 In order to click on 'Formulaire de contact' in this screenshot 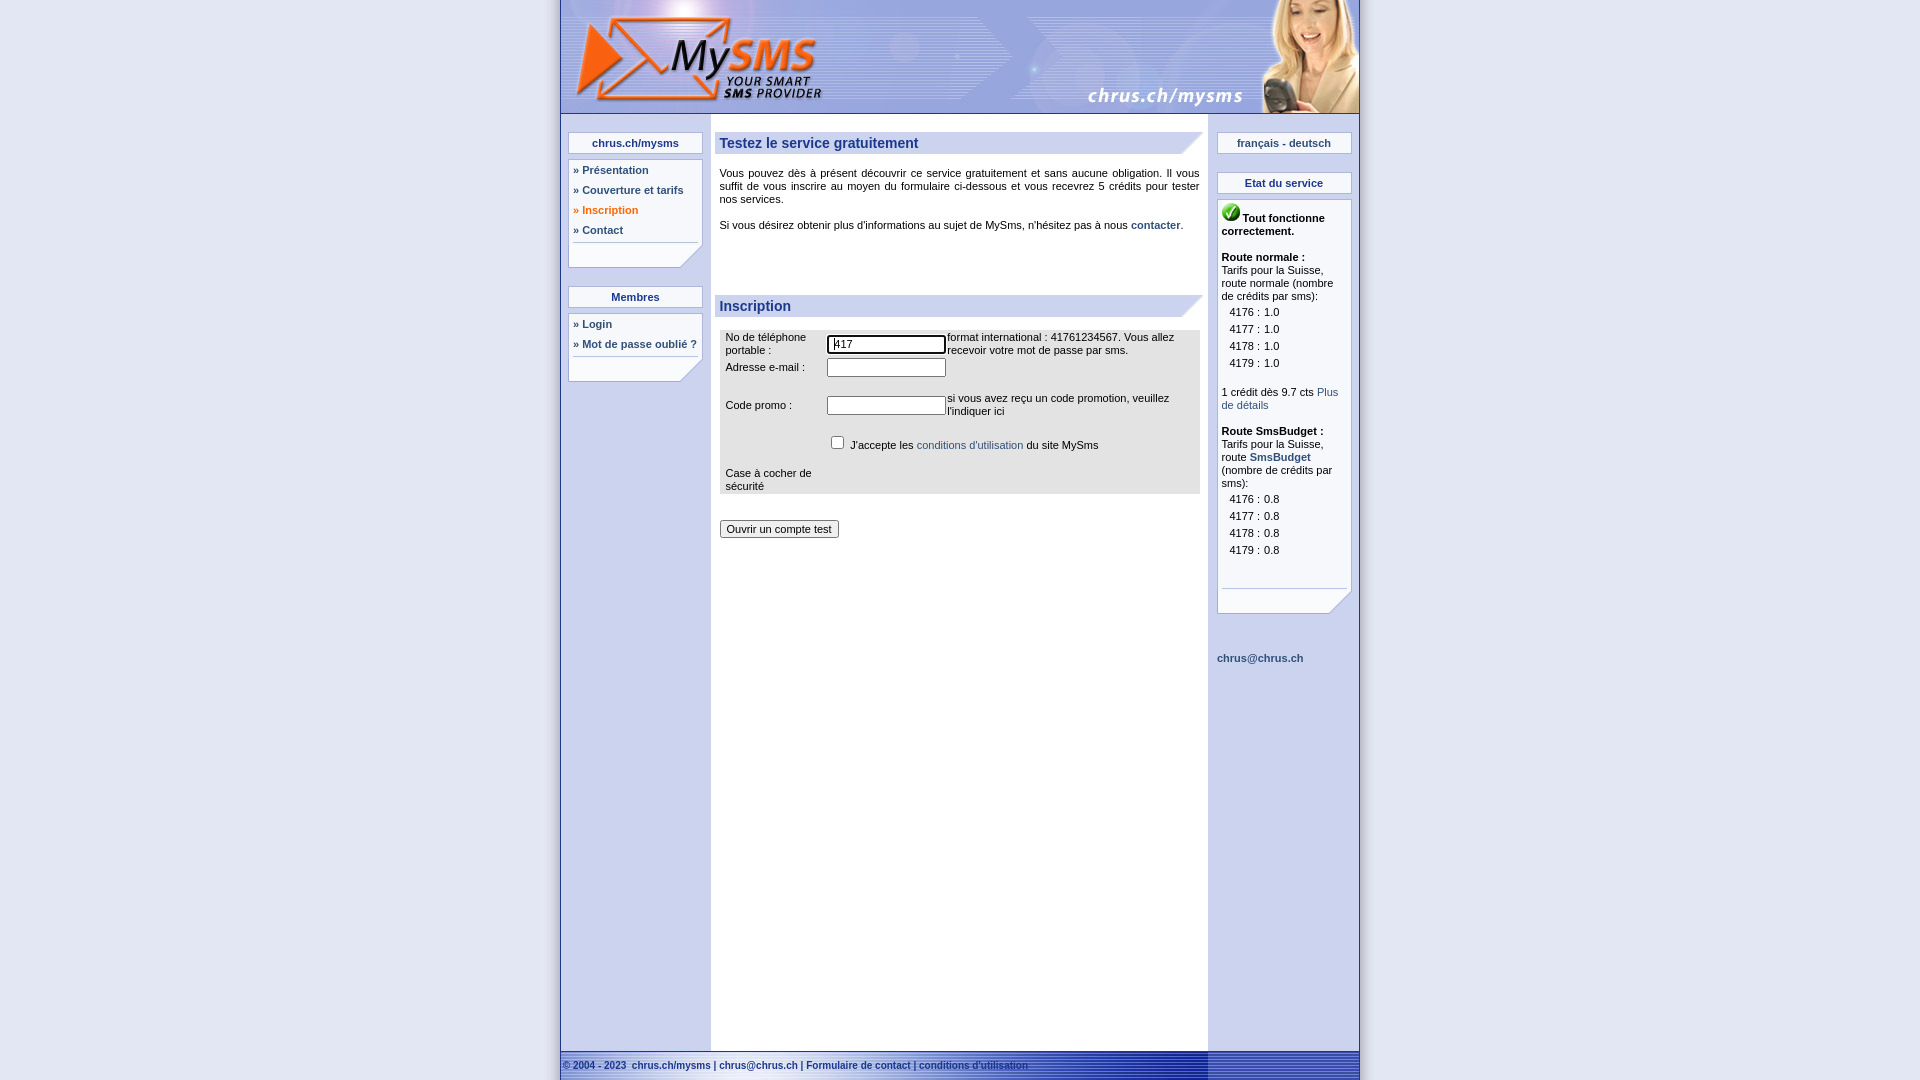, I will do `click(806, 1064)`.